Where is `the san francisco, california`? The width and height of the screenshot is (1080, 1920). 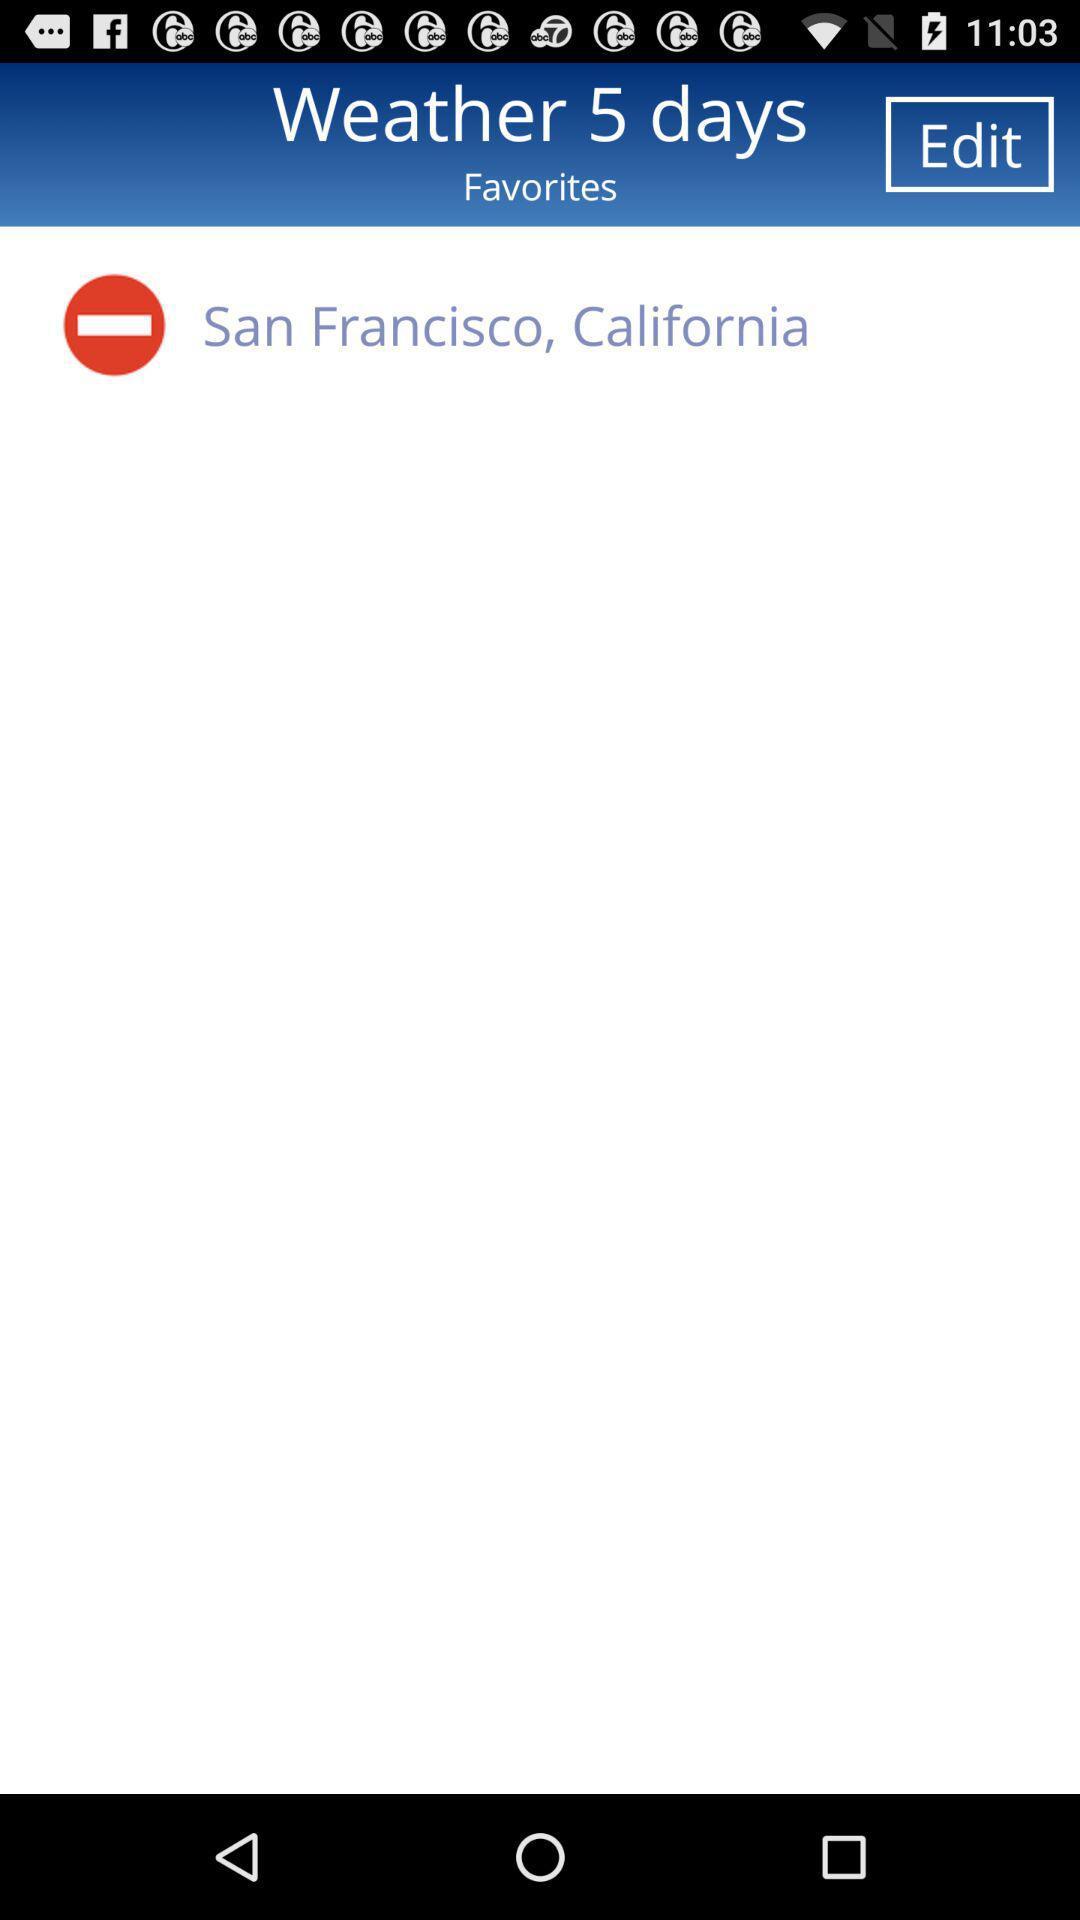 the san francisco, california is located at coordinates (505, 324).